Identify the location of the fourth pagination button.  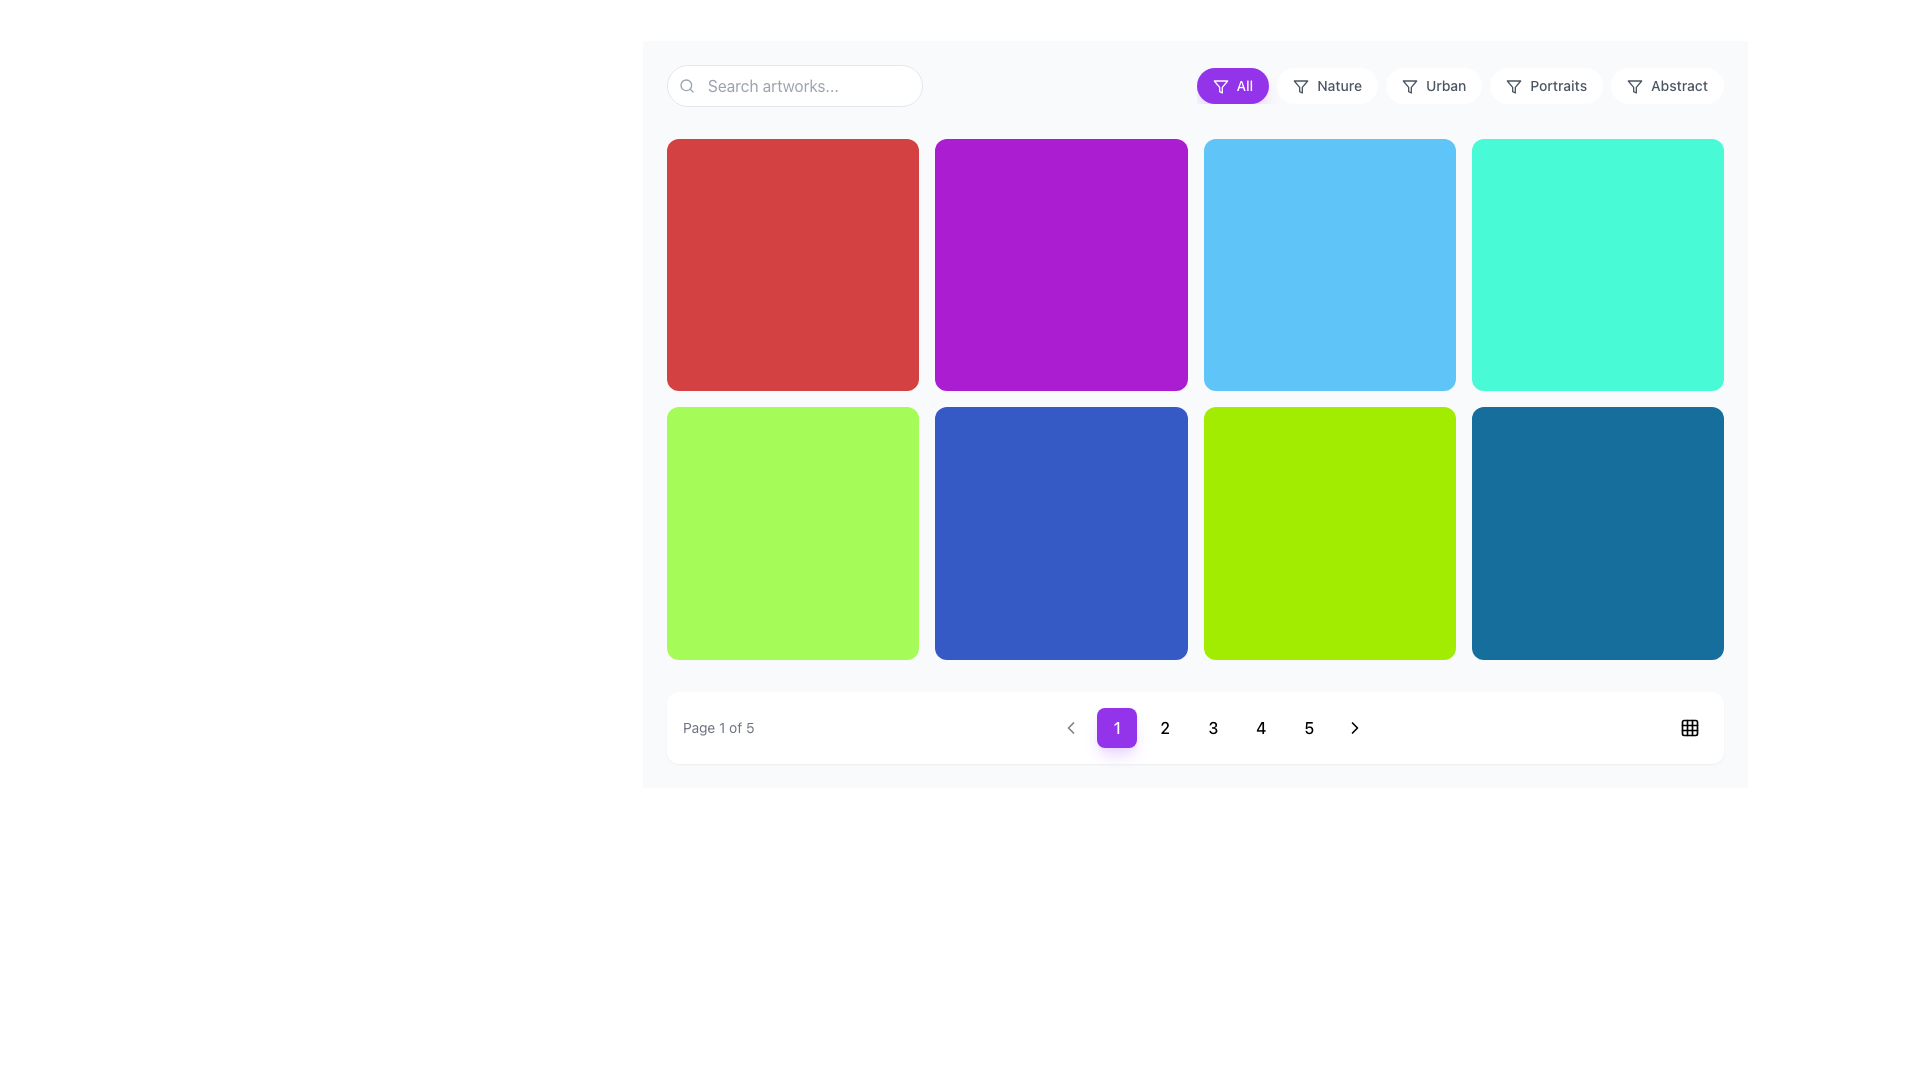
(1260, 727).